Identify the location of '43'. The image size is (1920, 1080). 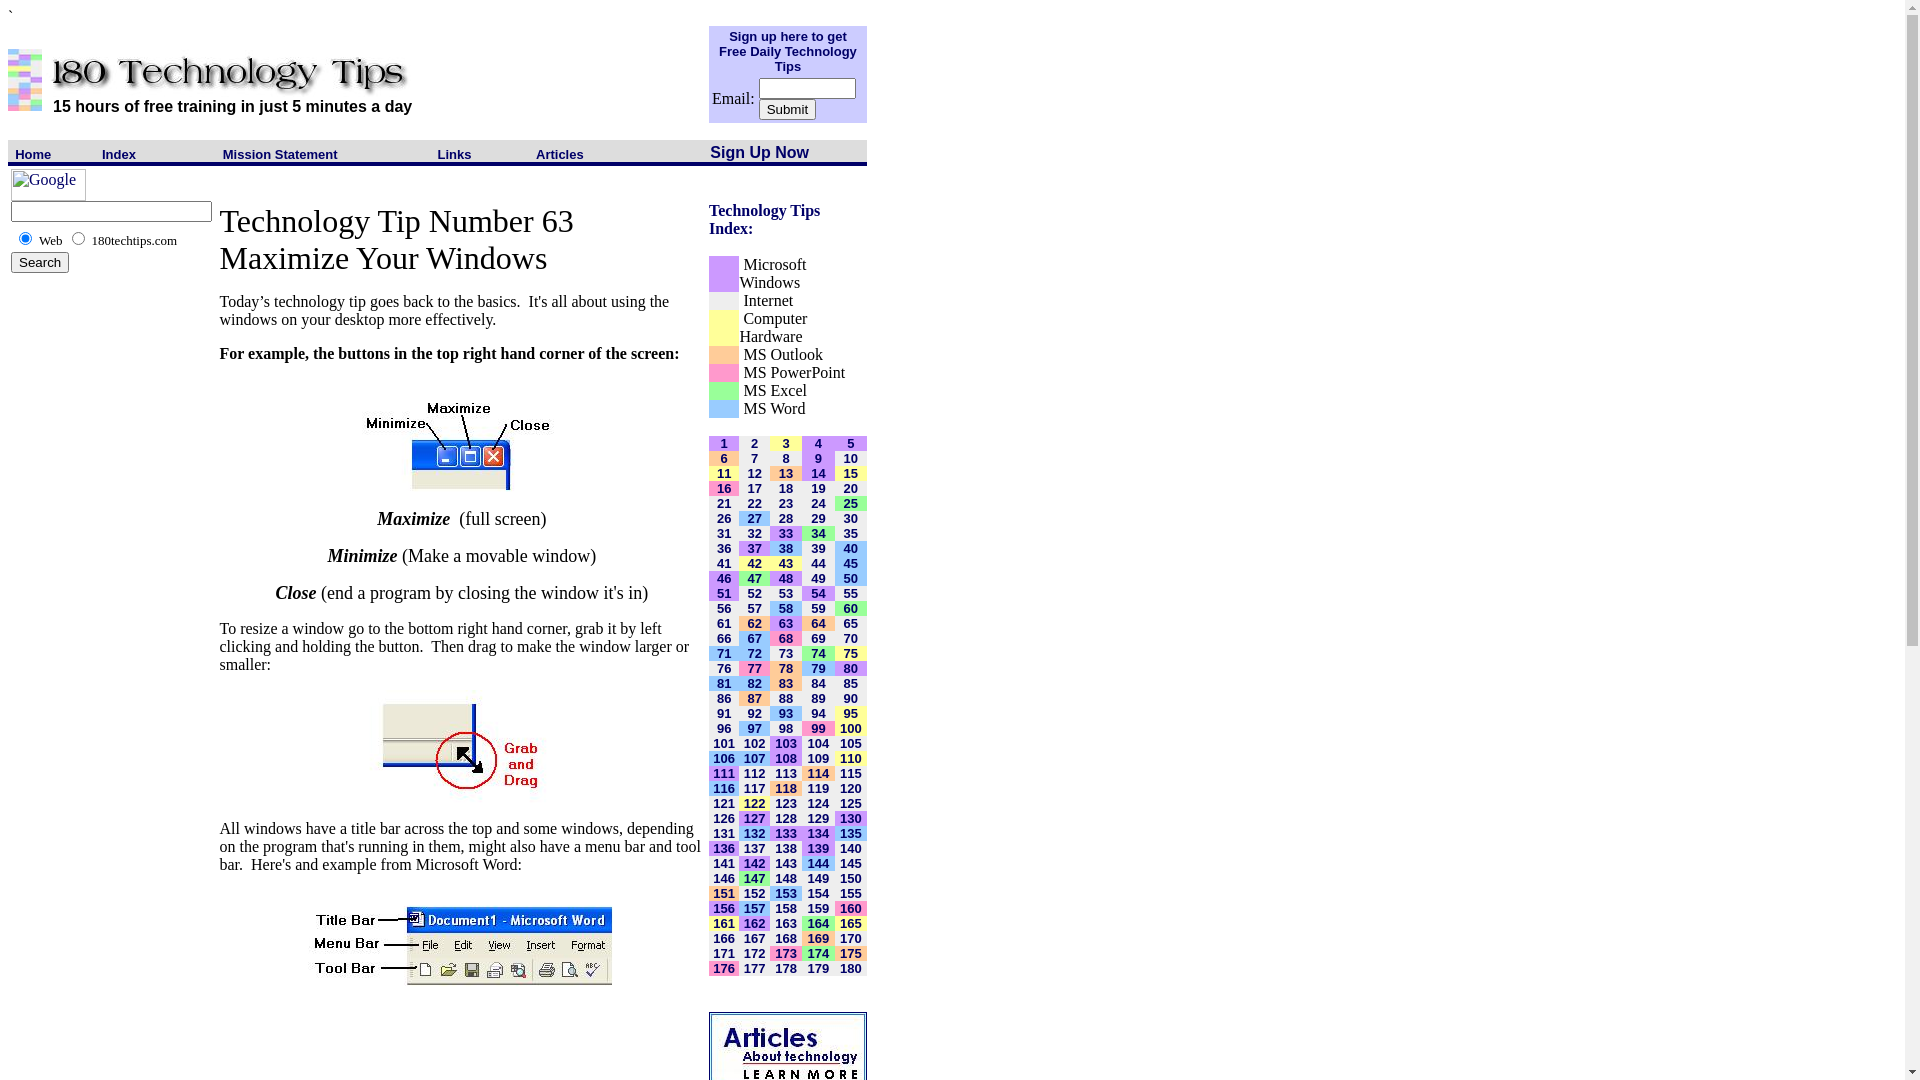
(777, 563).